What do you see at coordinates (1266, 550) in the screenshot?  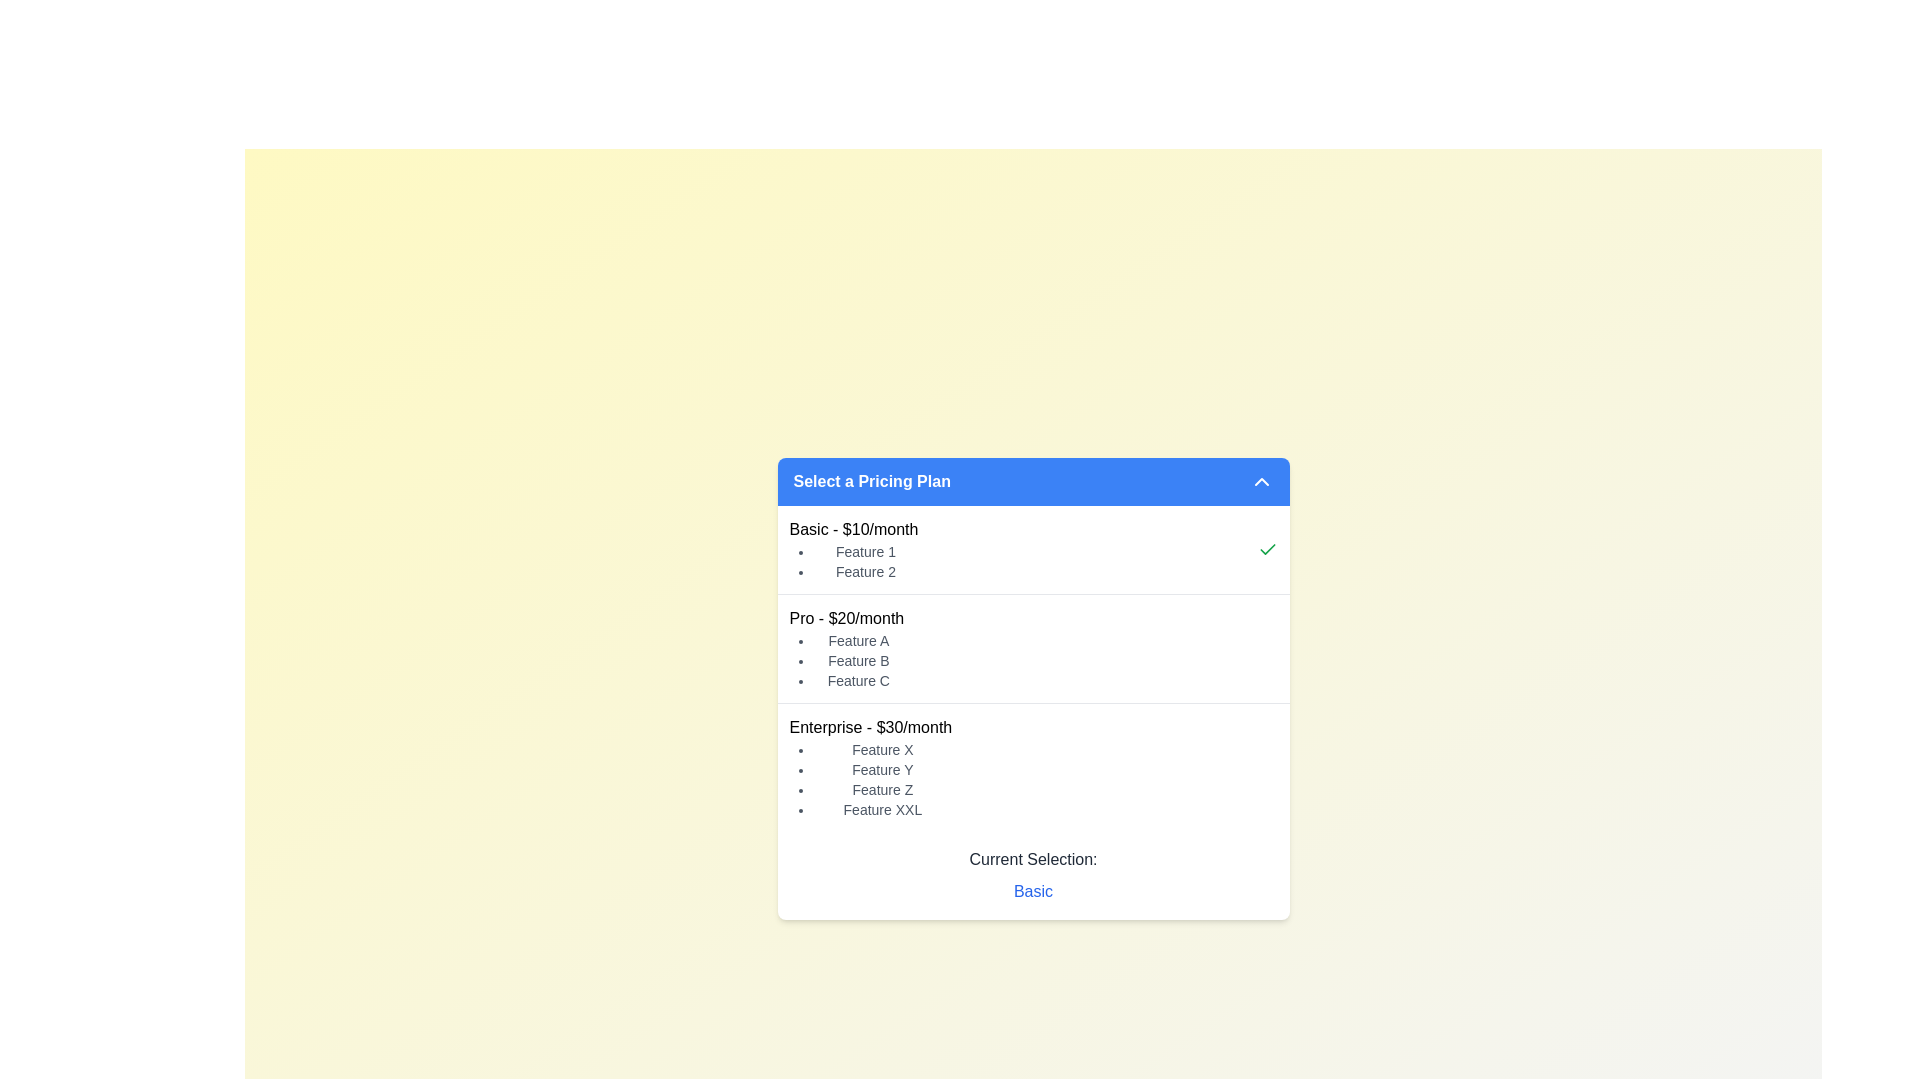 I see `the state of the SVG checkmark icon indicating the selection of the 'Basic' pricing plan, which is located at the right edge of the 'Basic - $10/month' pricing card` at bounding box center [1266, 550].